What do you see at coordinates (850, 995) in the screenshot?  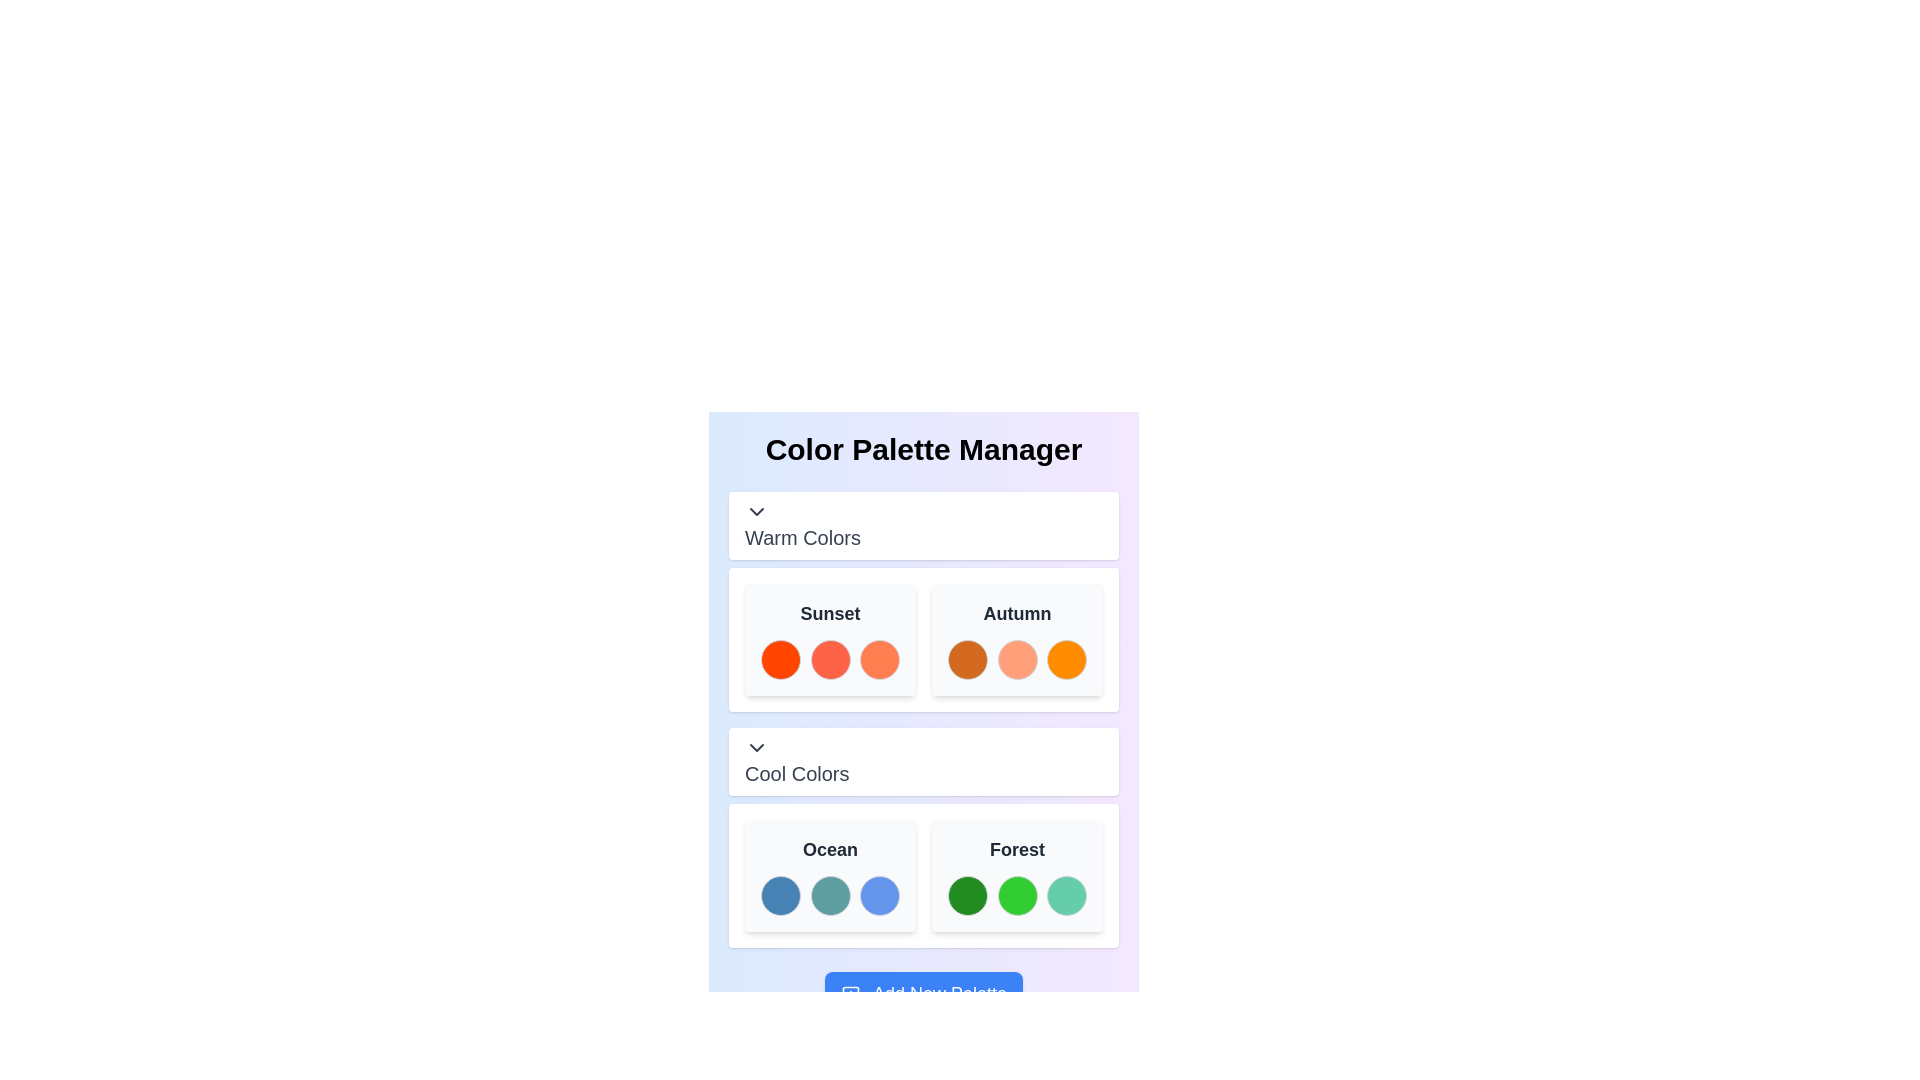 I see `the interactive graphic icon located below the 'Add New Palette' button` at bounding box center [850, 995].